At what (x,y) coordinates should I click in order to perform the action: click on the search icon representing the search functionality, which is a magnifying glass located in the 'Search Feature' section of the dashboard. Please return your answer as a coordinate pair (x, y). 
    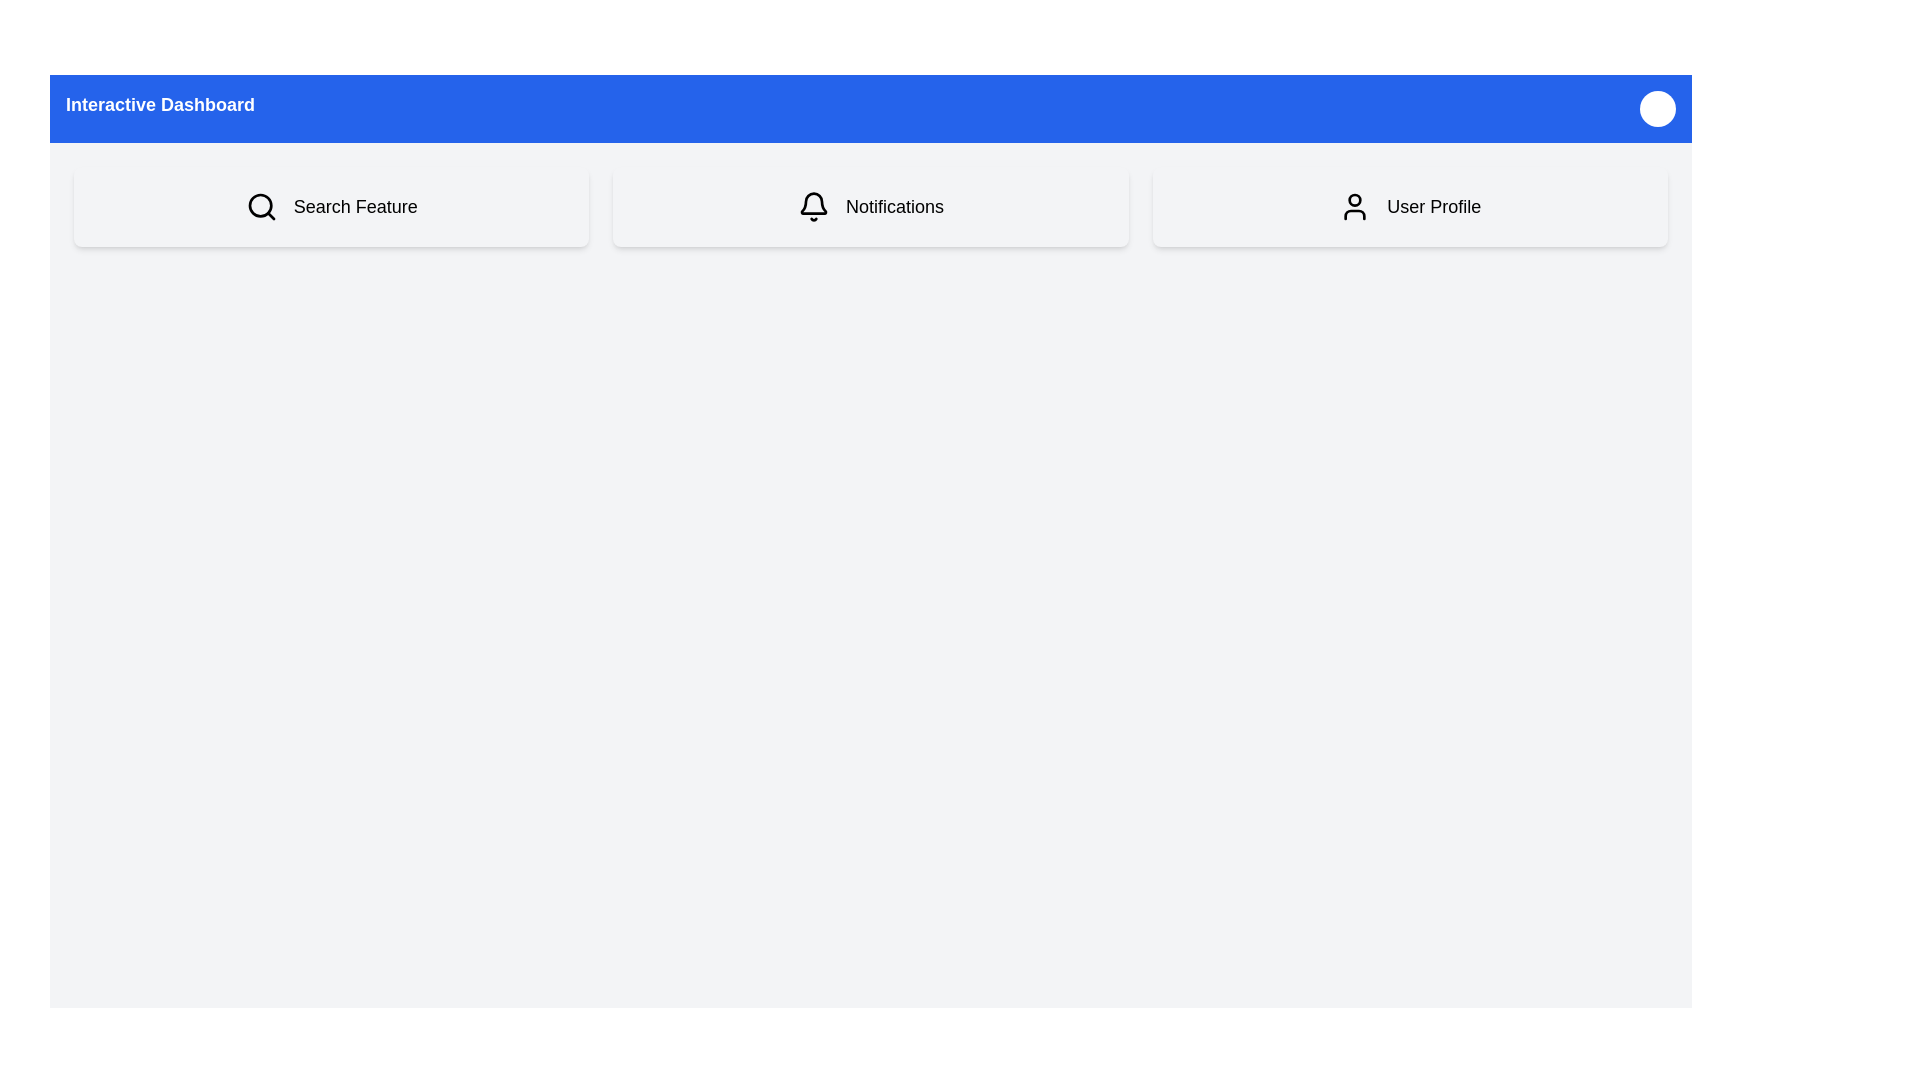
    Looking at the image, I should click on (260, 207).